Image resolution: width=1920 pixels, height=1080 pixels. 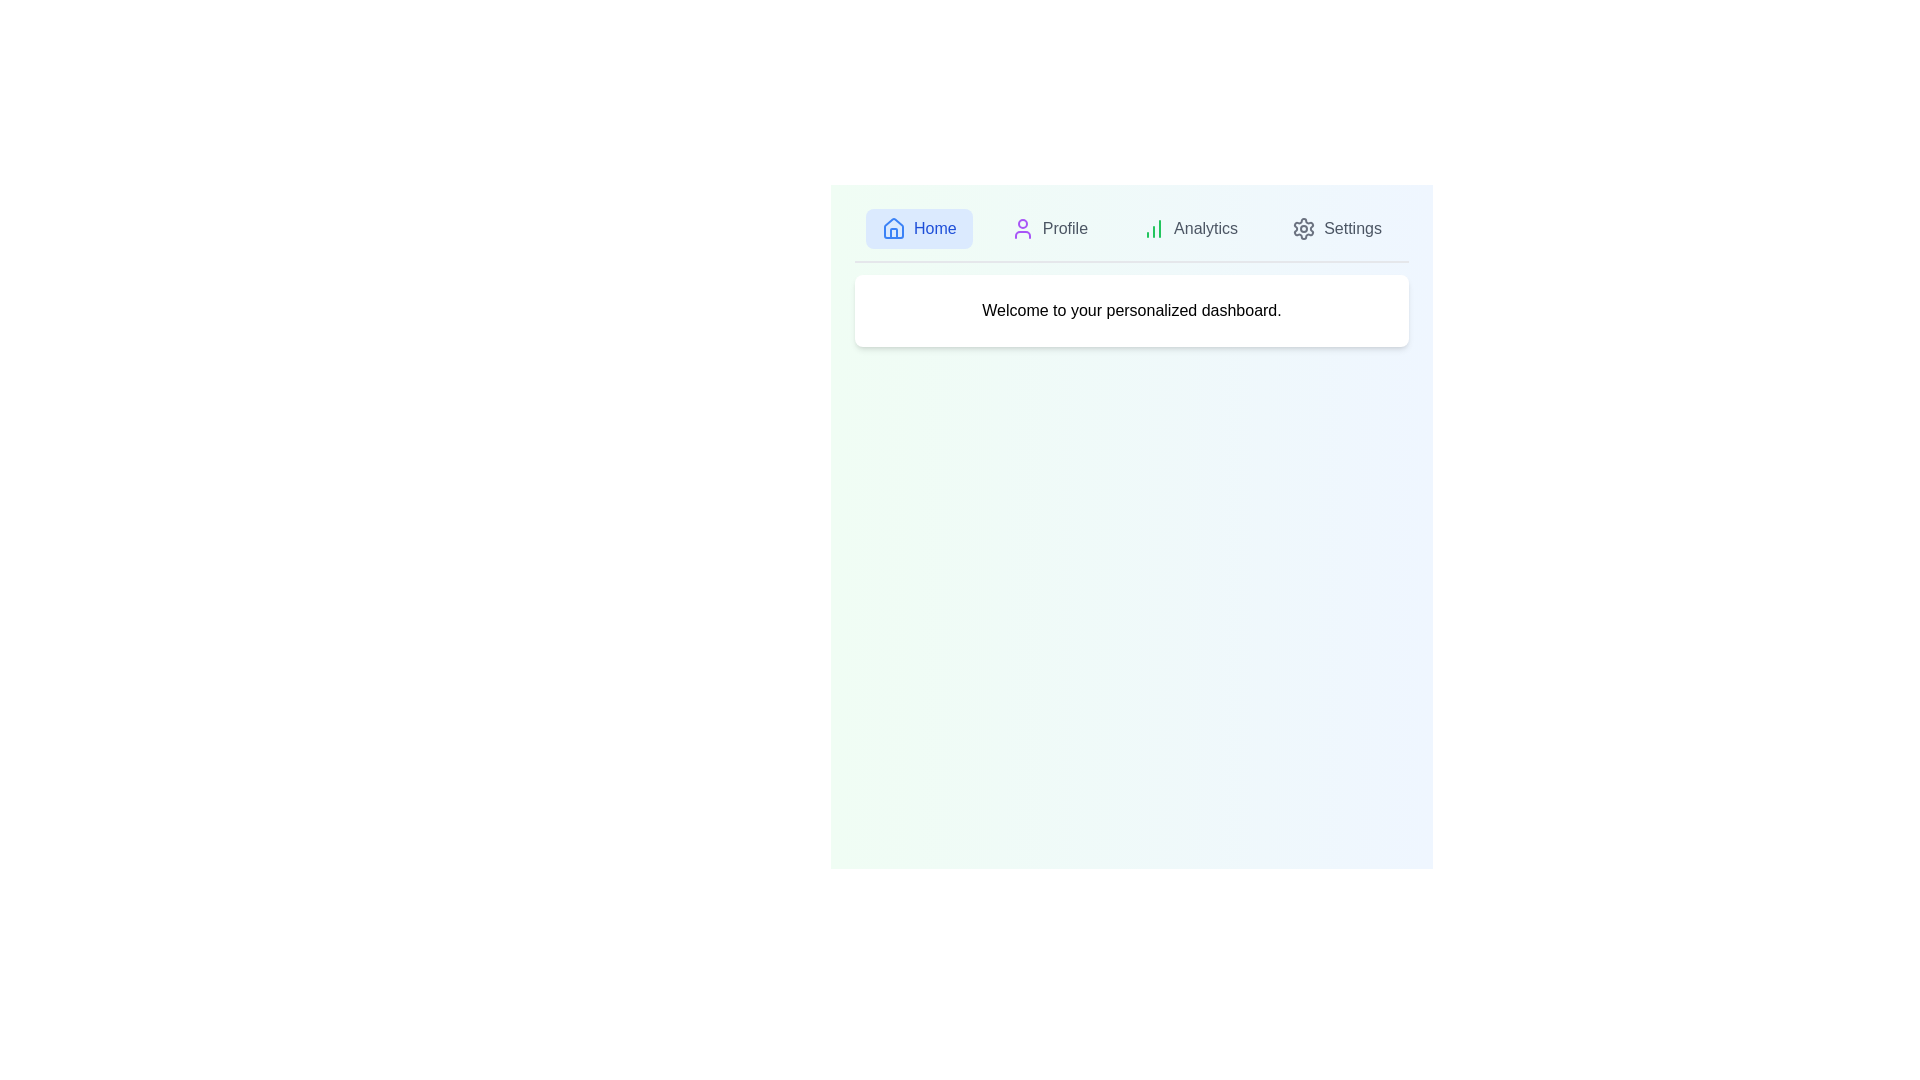 I want to click on the Analytics tab to view its hover effect, so click(x=1190, y=227).